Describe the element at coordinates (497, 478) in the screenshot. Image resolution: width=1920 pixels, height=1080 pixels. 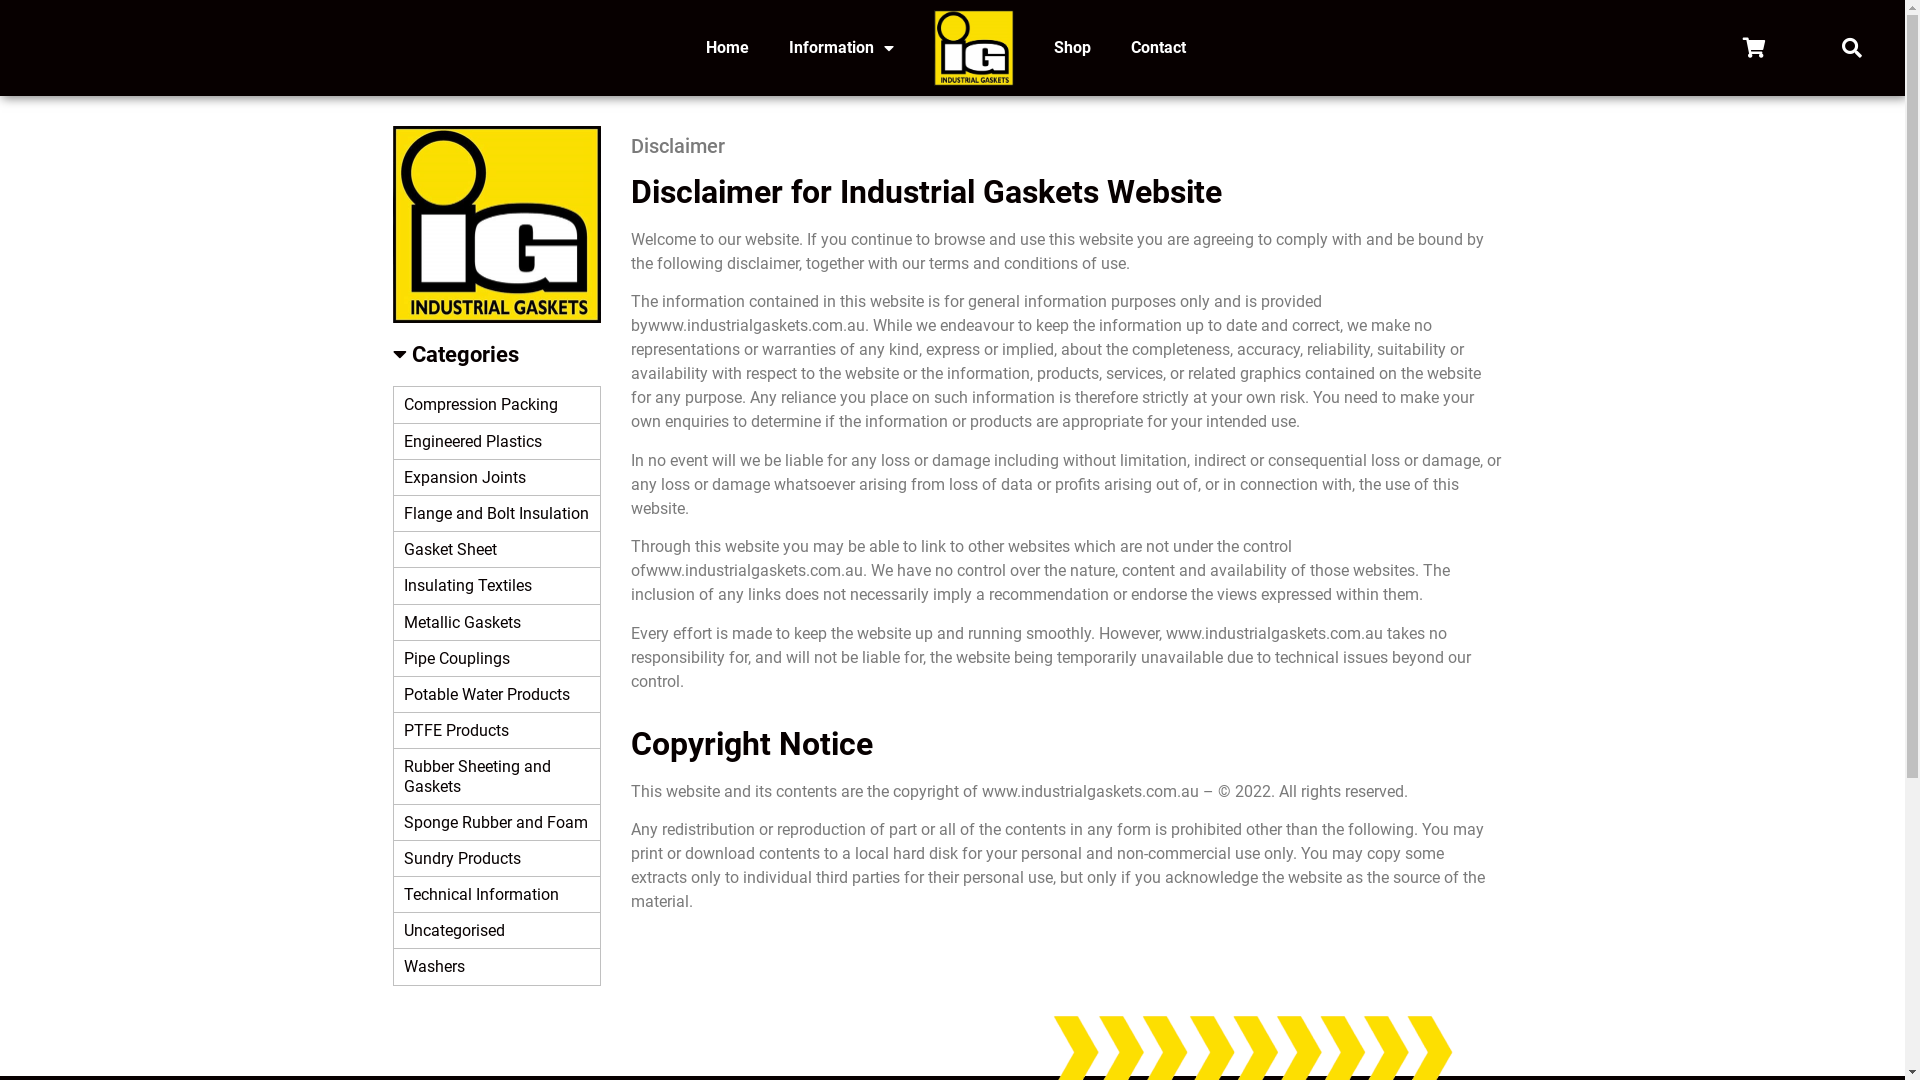
I see `'Expansion Joints'` at that location.